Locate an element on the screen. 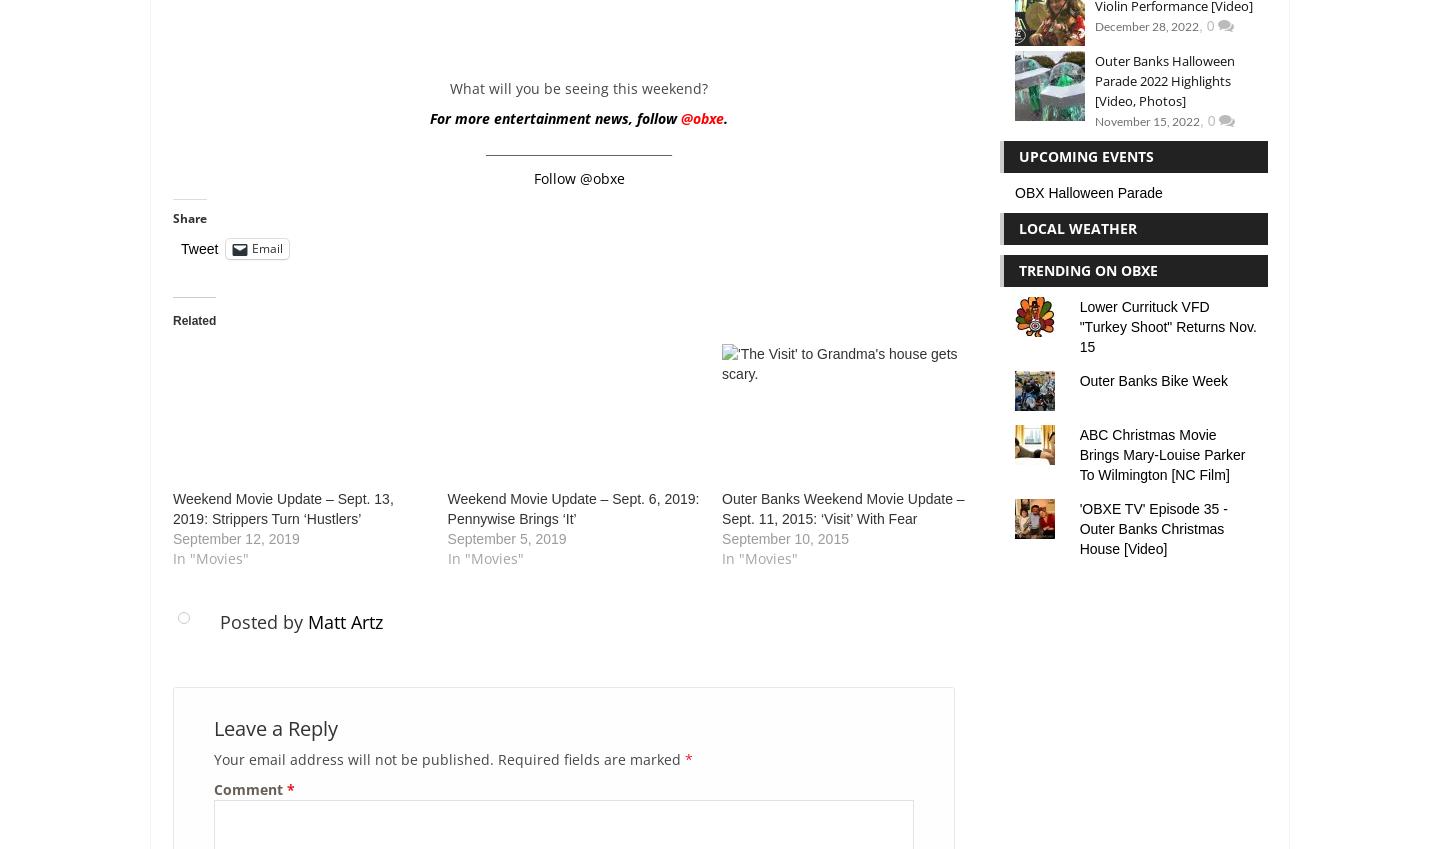  'Leave a Reply' is located at coordinates (213, 728).